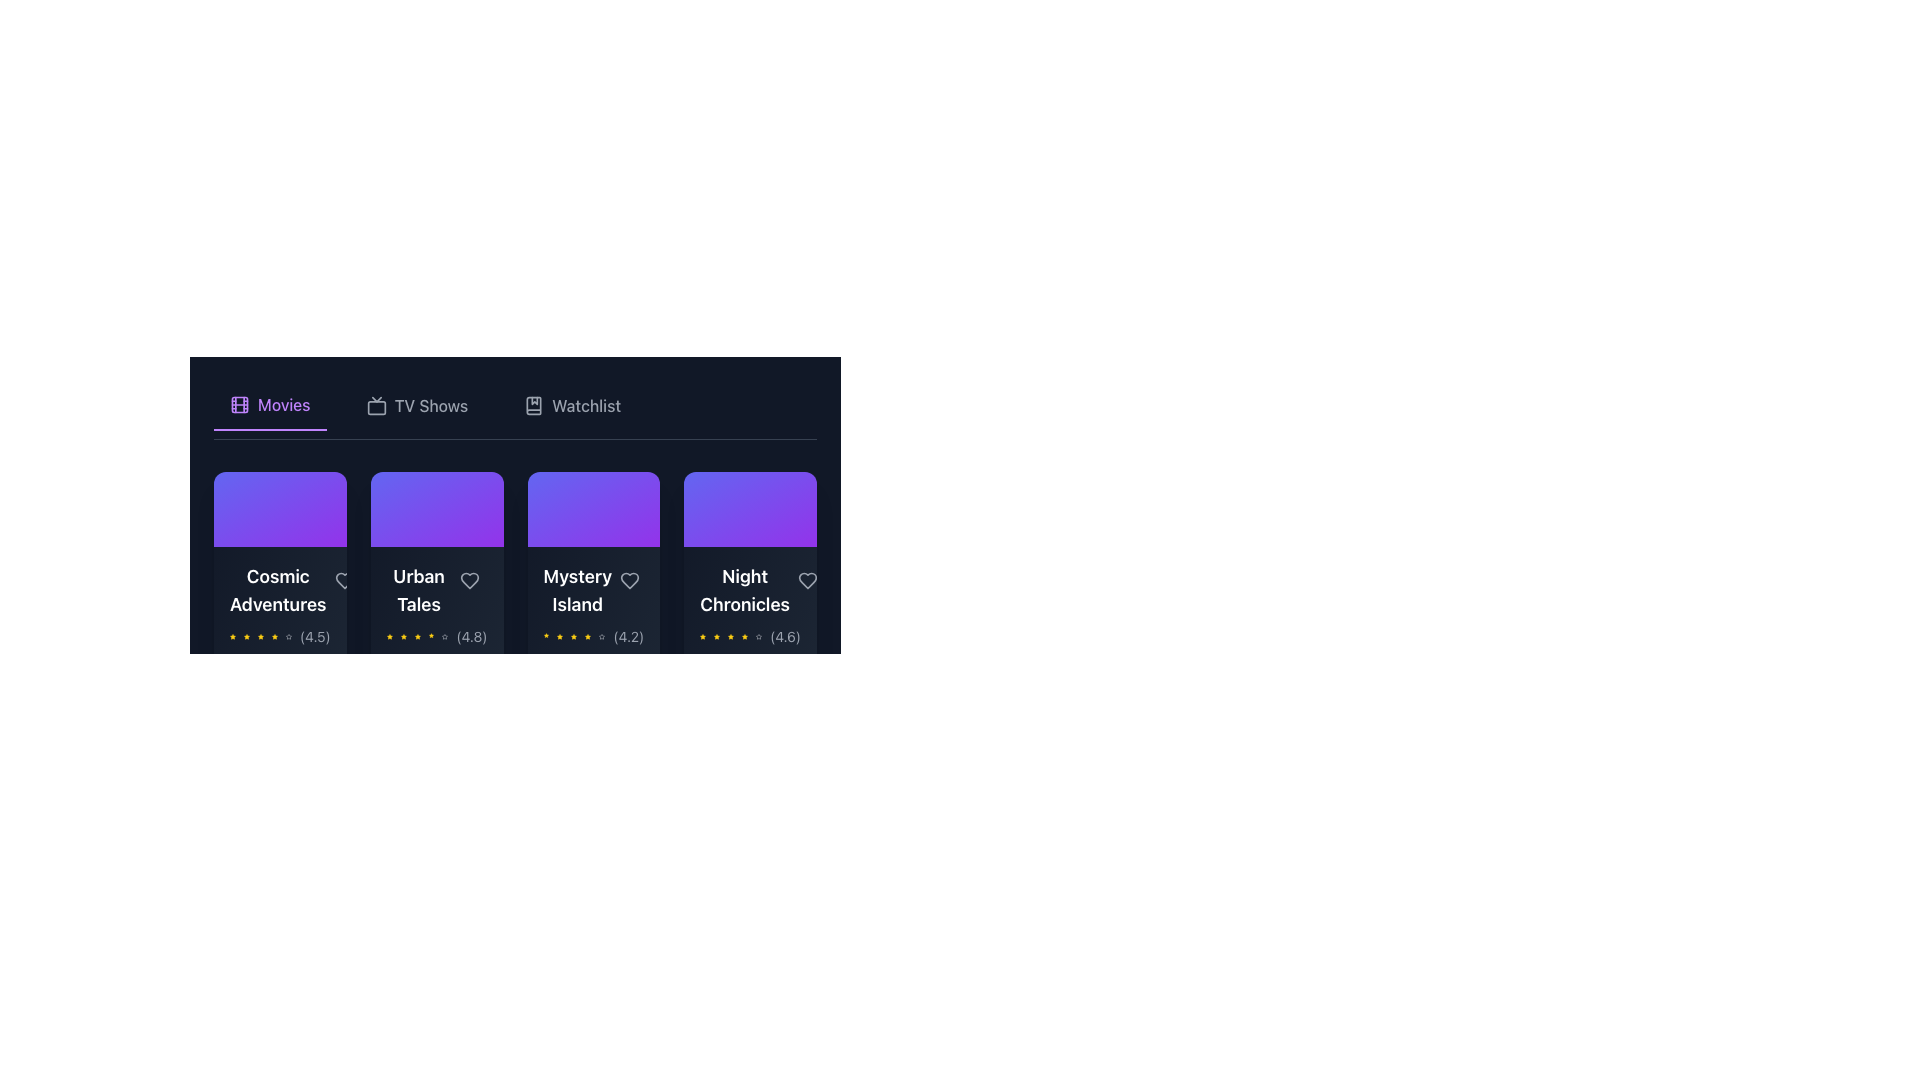  Describe the element at coordinates (426, 752) in the screenshot. I see `the button that allows users to add an item to their list for tracking or saving, positioned towards the left side below the movie listings to observe hover effects` at that location.